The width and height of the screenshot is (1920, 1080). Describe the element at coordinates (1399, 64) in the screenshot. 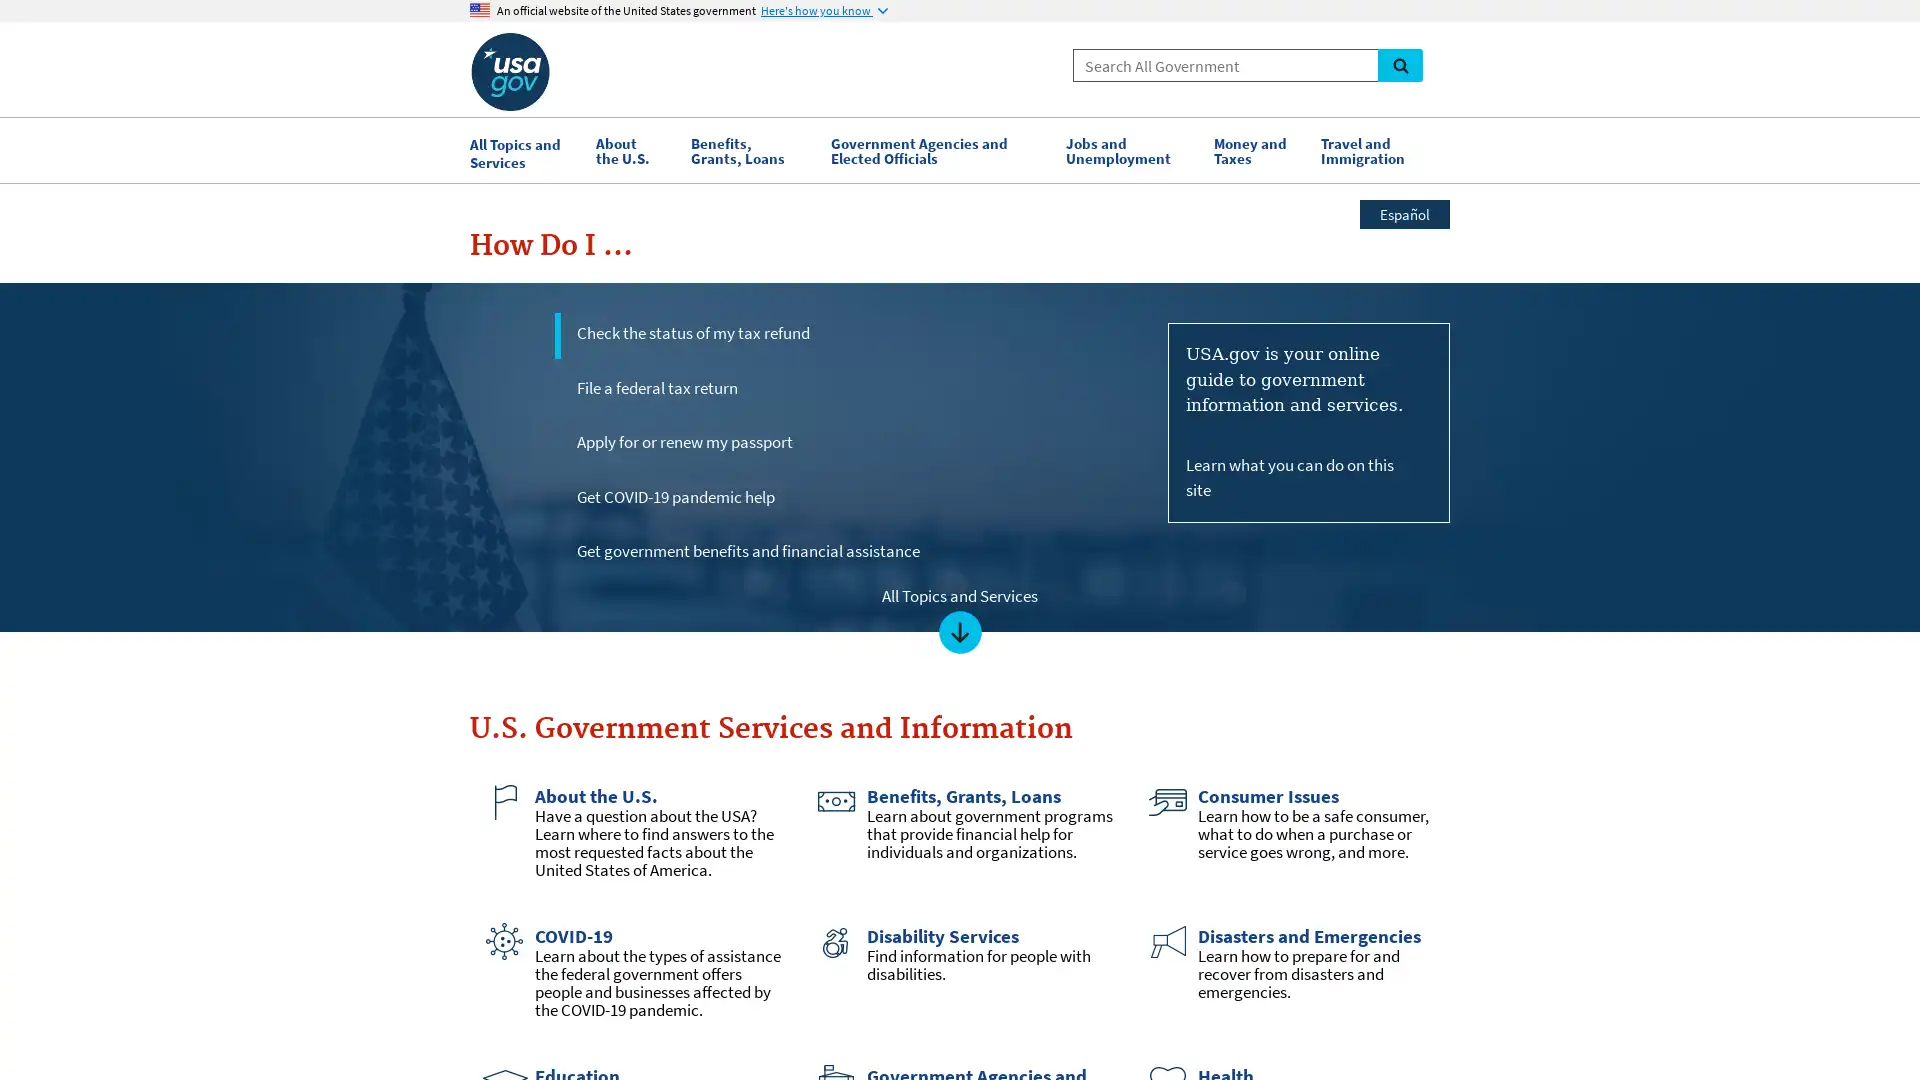

I see `Search` at that location.